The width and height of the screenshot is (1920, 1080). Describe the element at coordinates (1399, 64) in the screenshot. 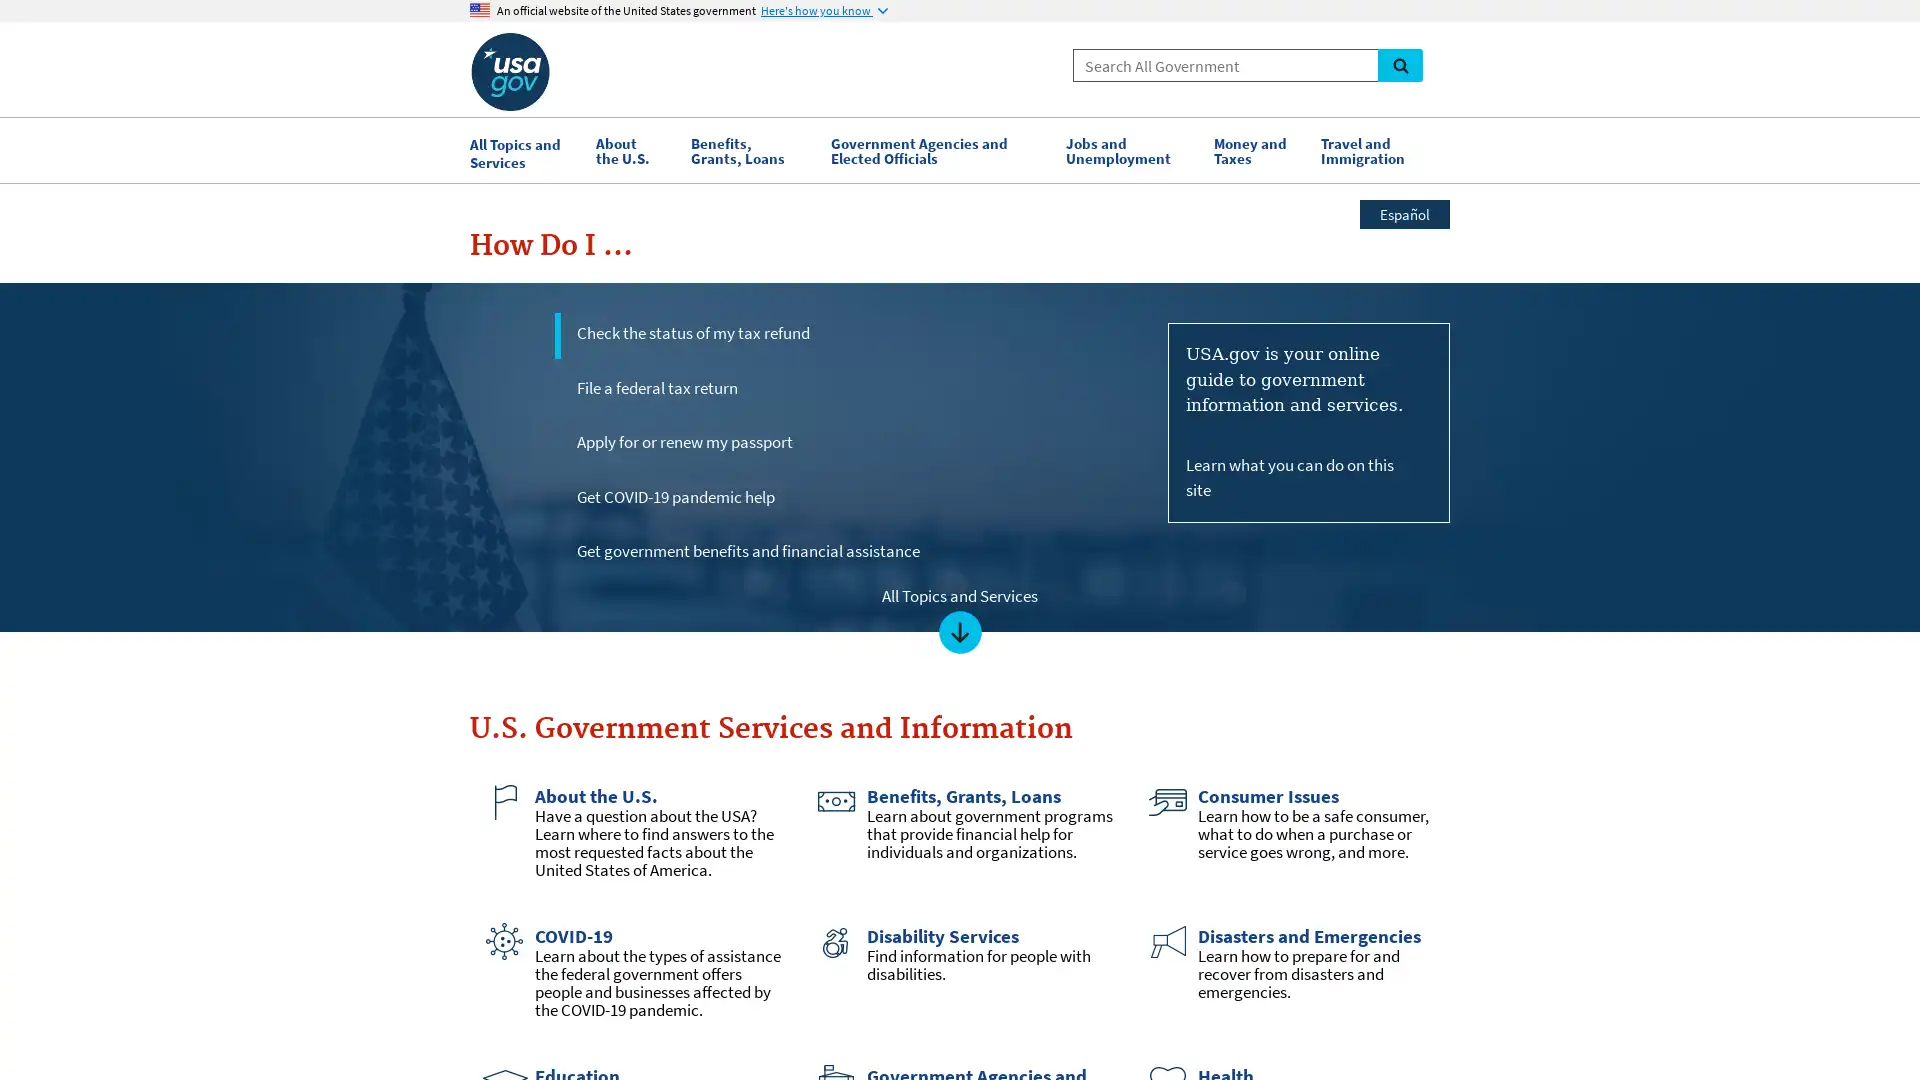

I see `Search` at that location.